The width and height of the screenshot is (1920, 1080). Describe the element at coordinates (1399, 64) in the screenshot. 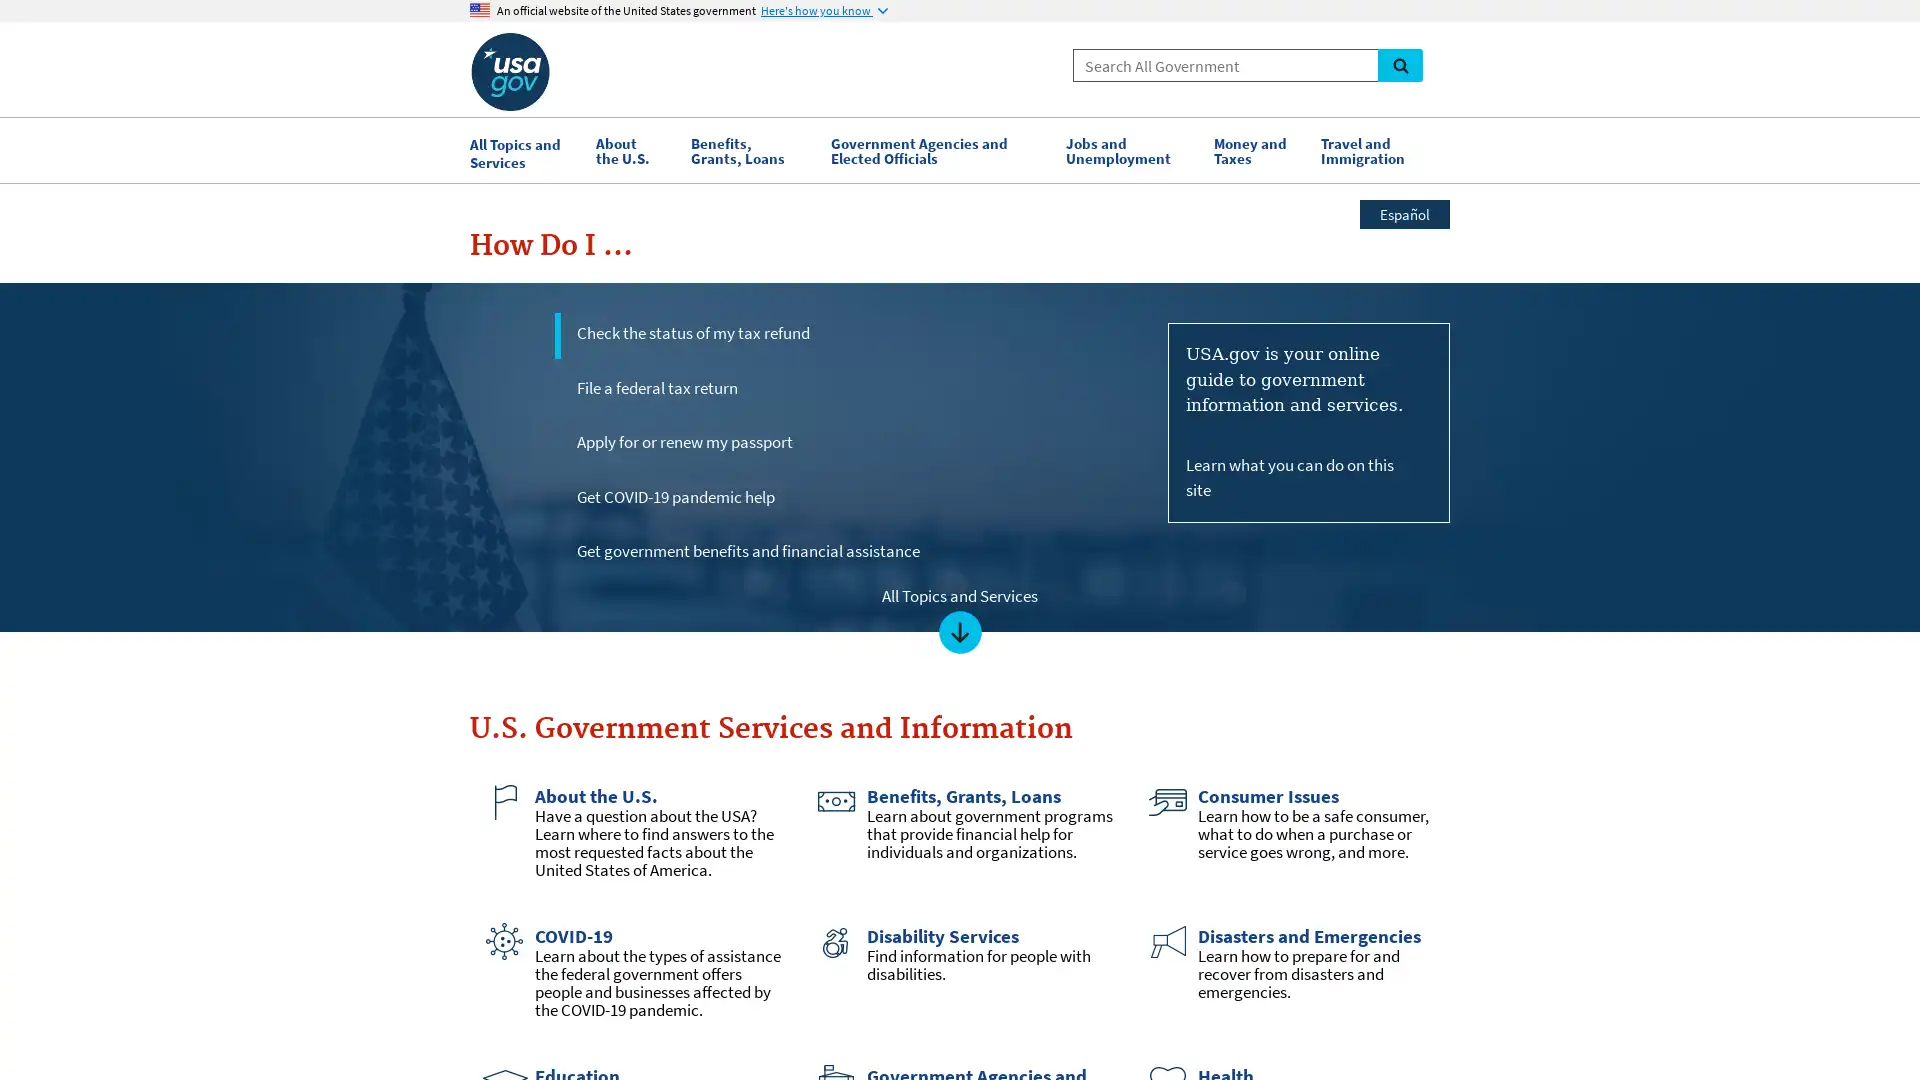

I see `Search` at that location.